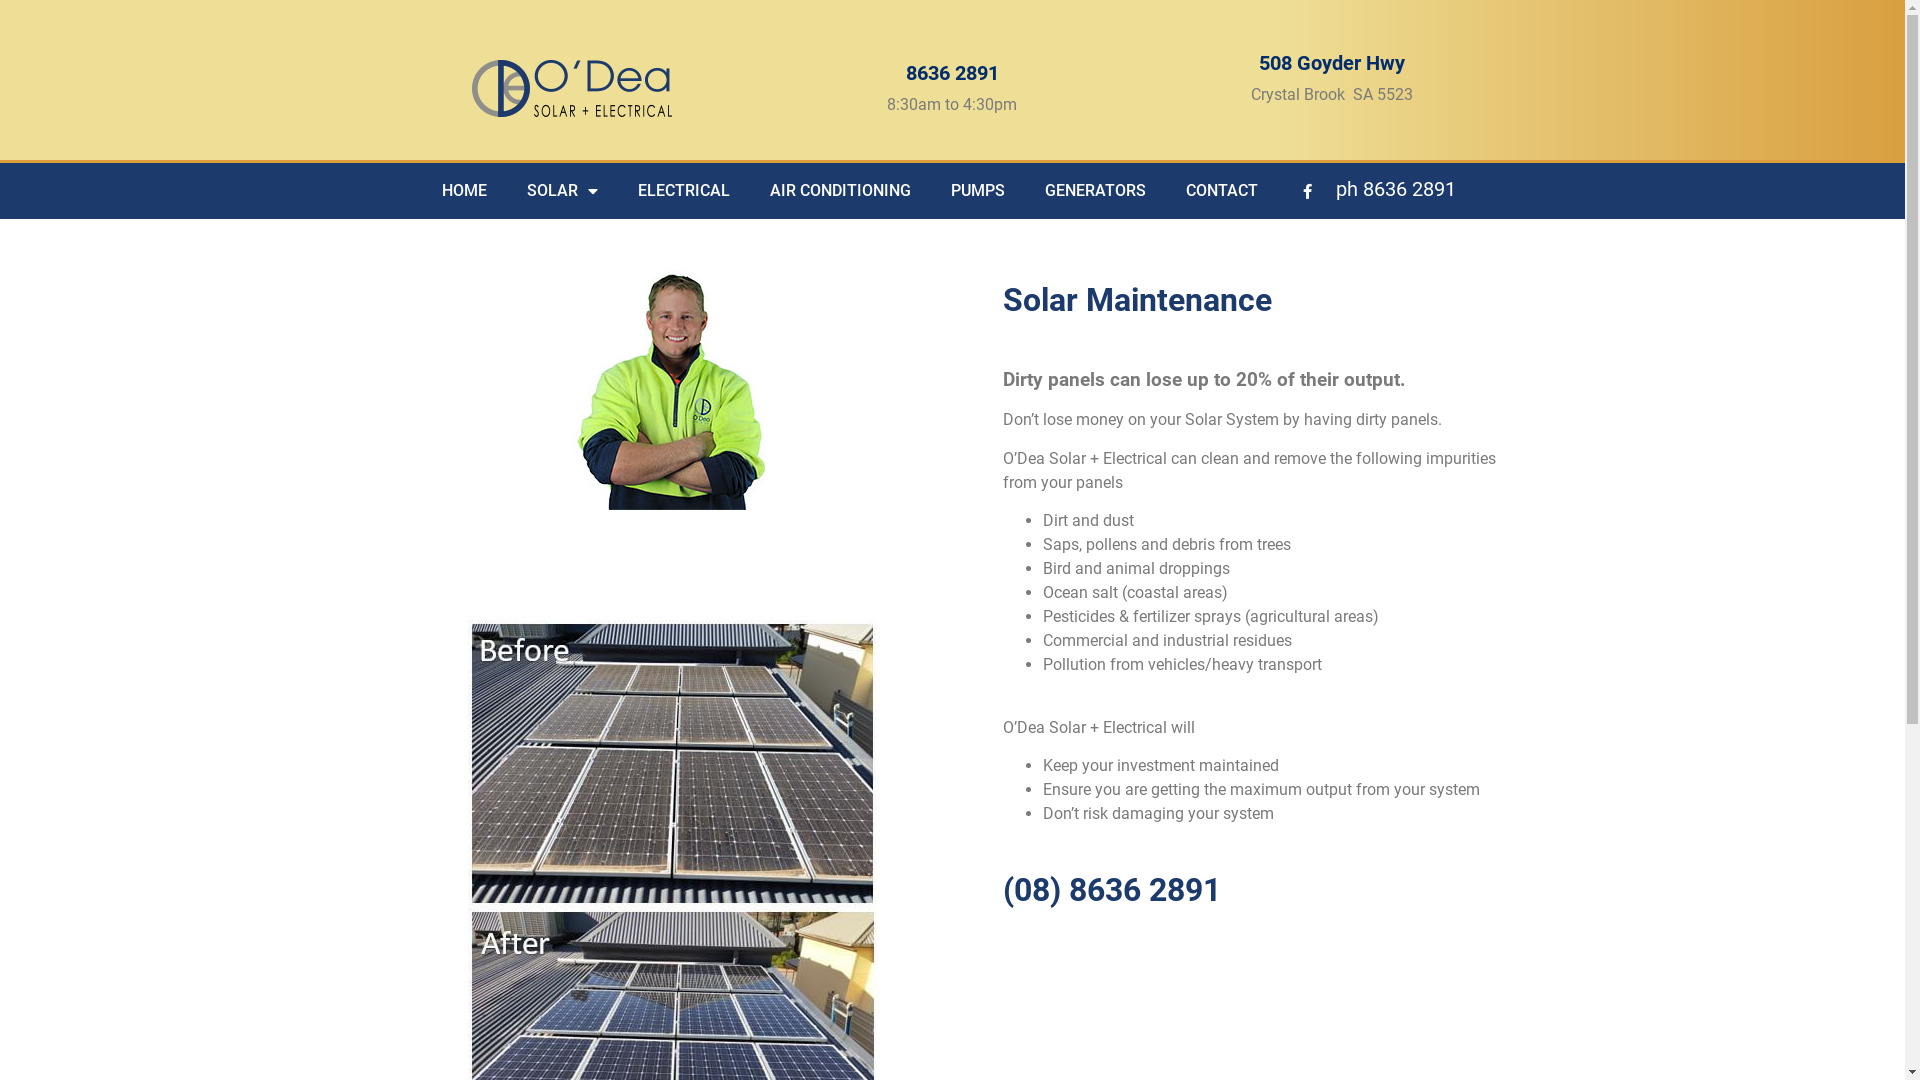 The width and height of the screenshot is (1920, 1080). I want to click on 'HOME', so click(463, 191).